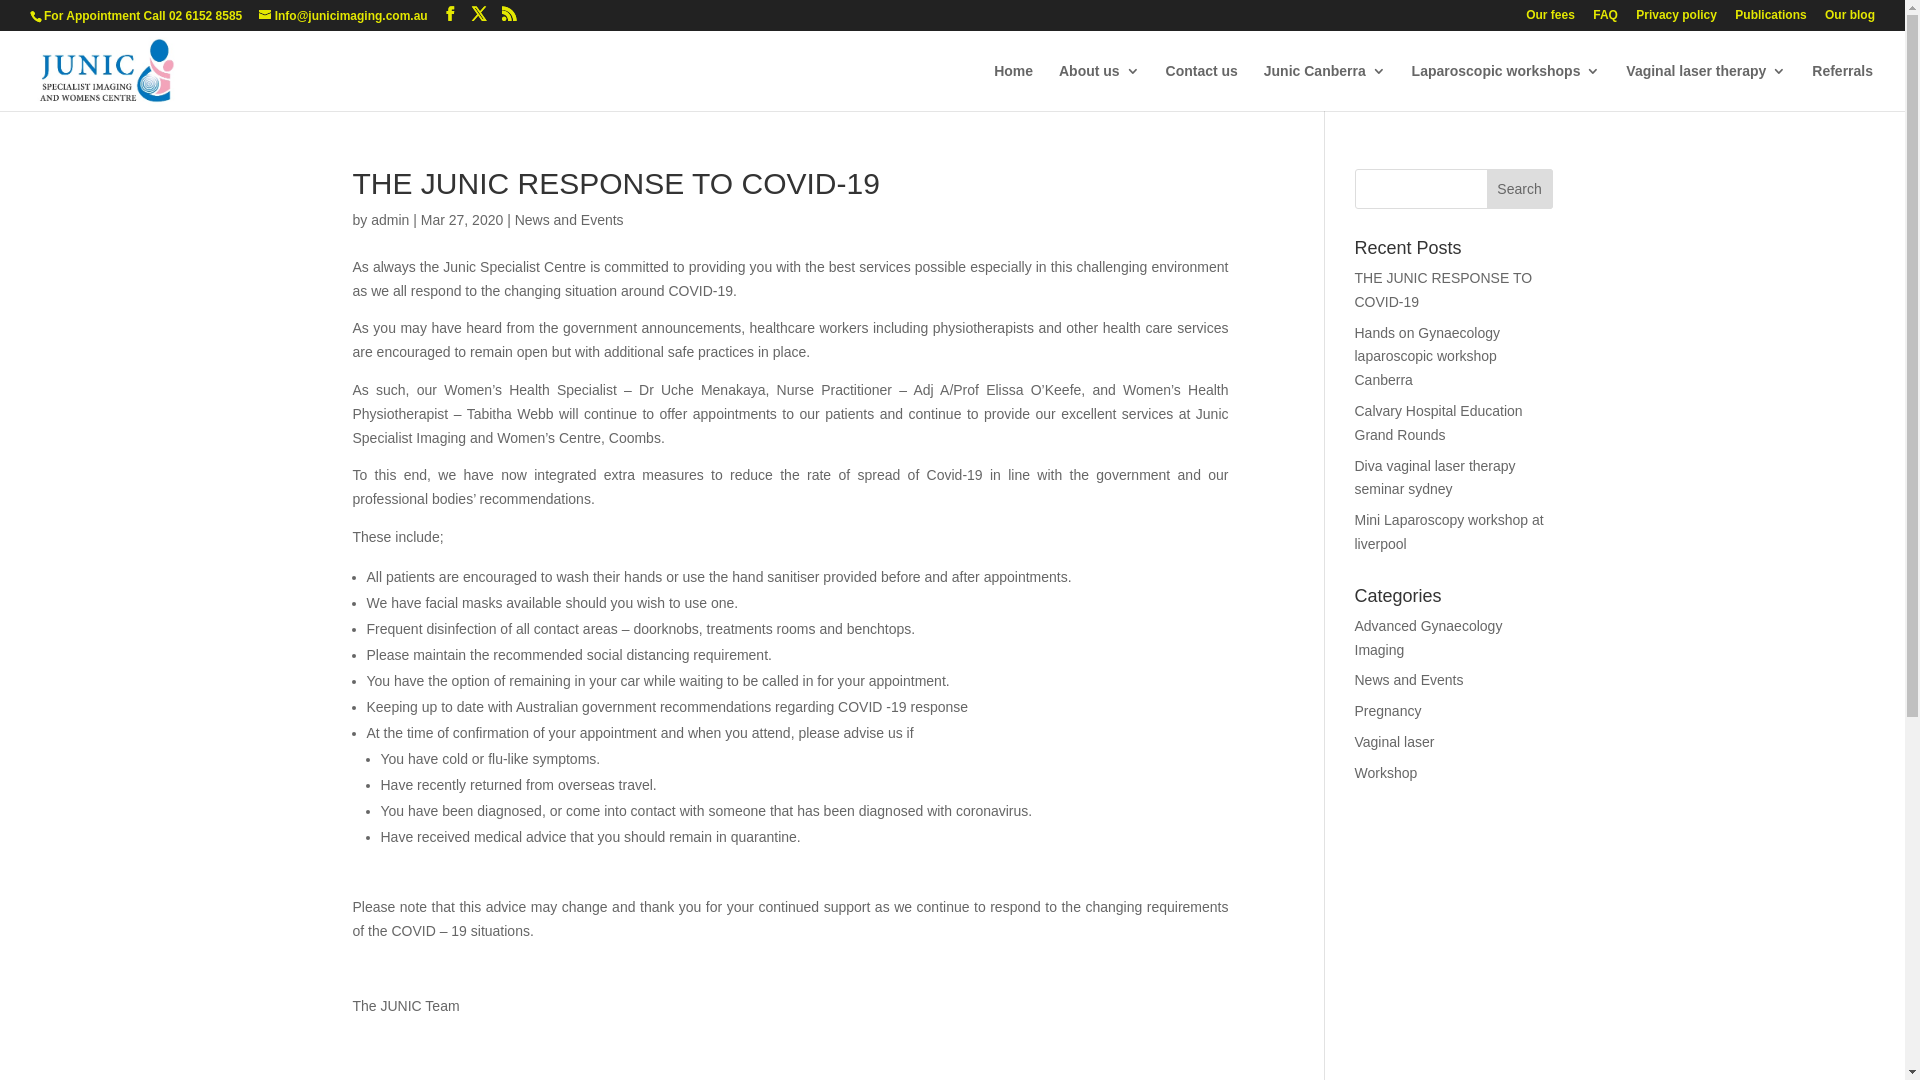  What do you see at coordinates (1824, 19) in the screenshot?
I see `'Our blog'` at bounding box center [1824, 19].